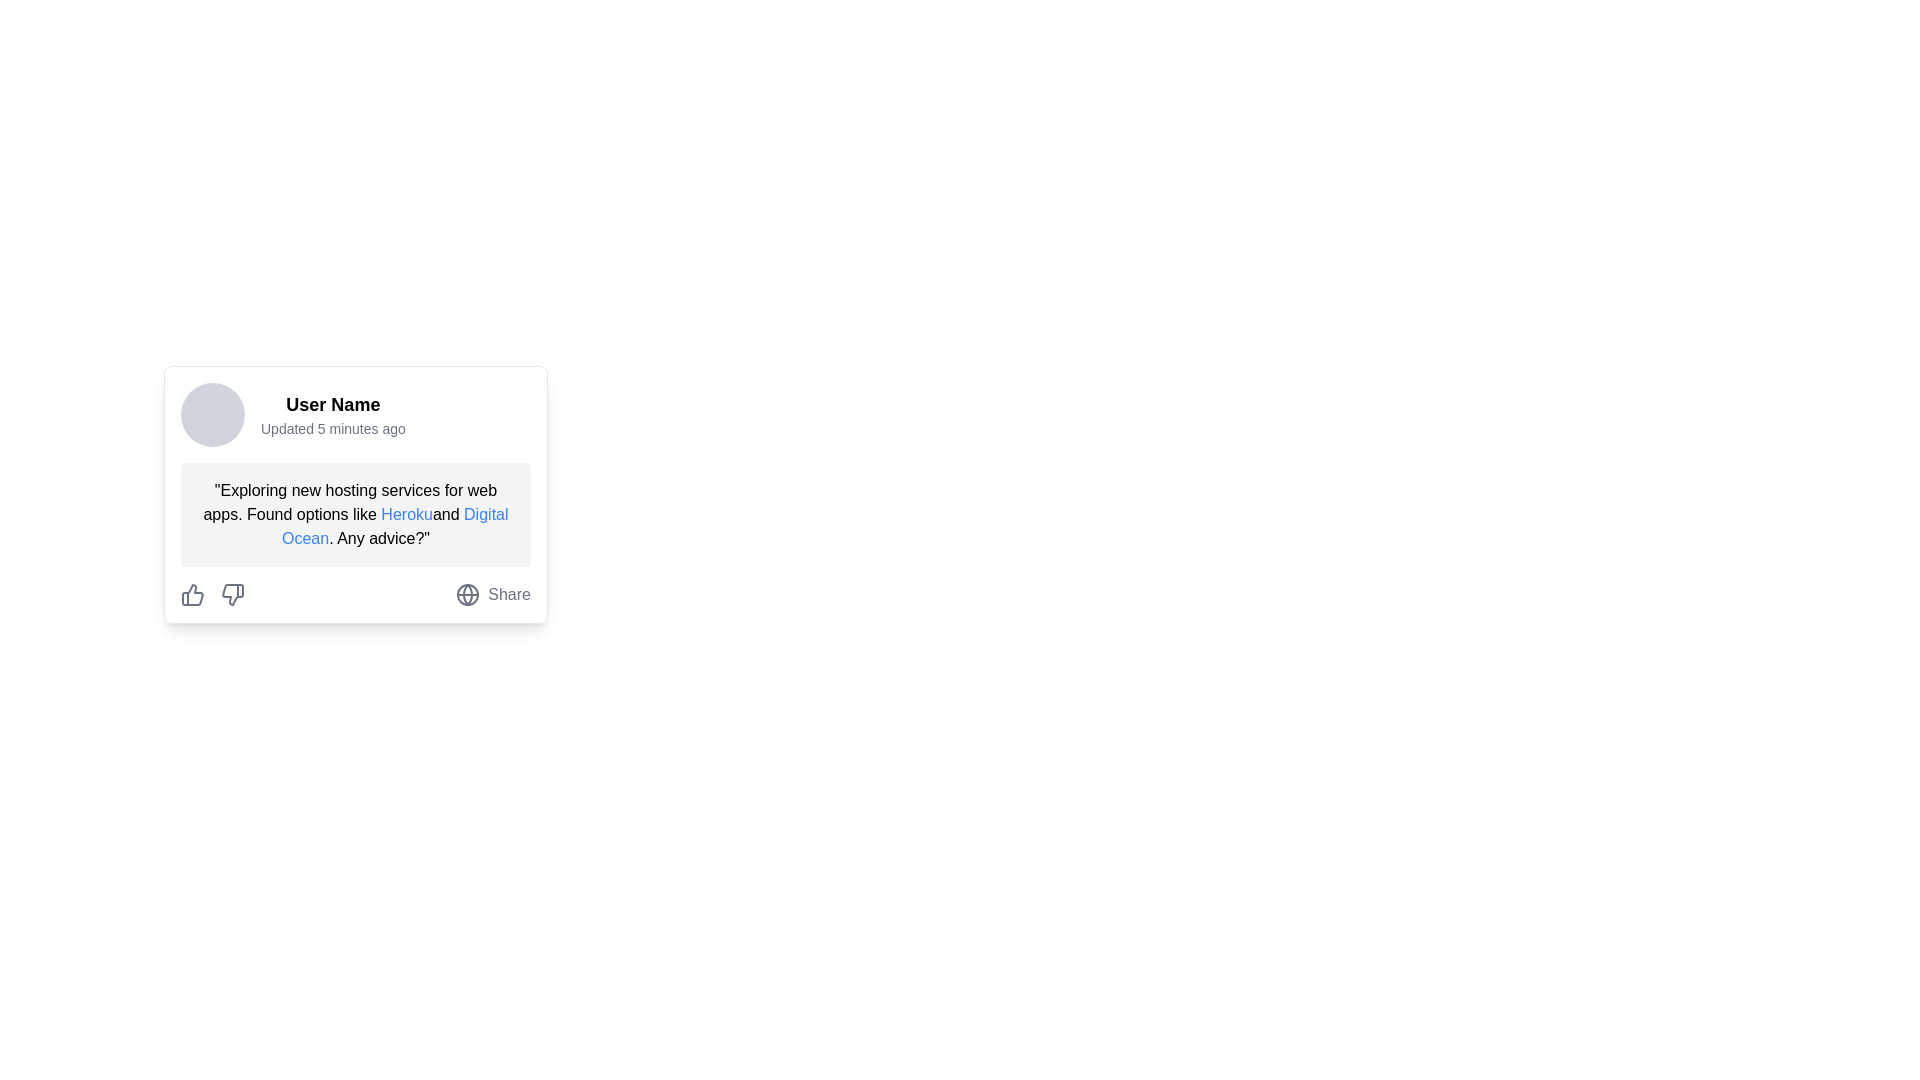  I want to click on the thumbs-up icon element, specifically the thumb part of the icon that is styled with a stroke outline and follows a minimalist design, so click(192, 593).